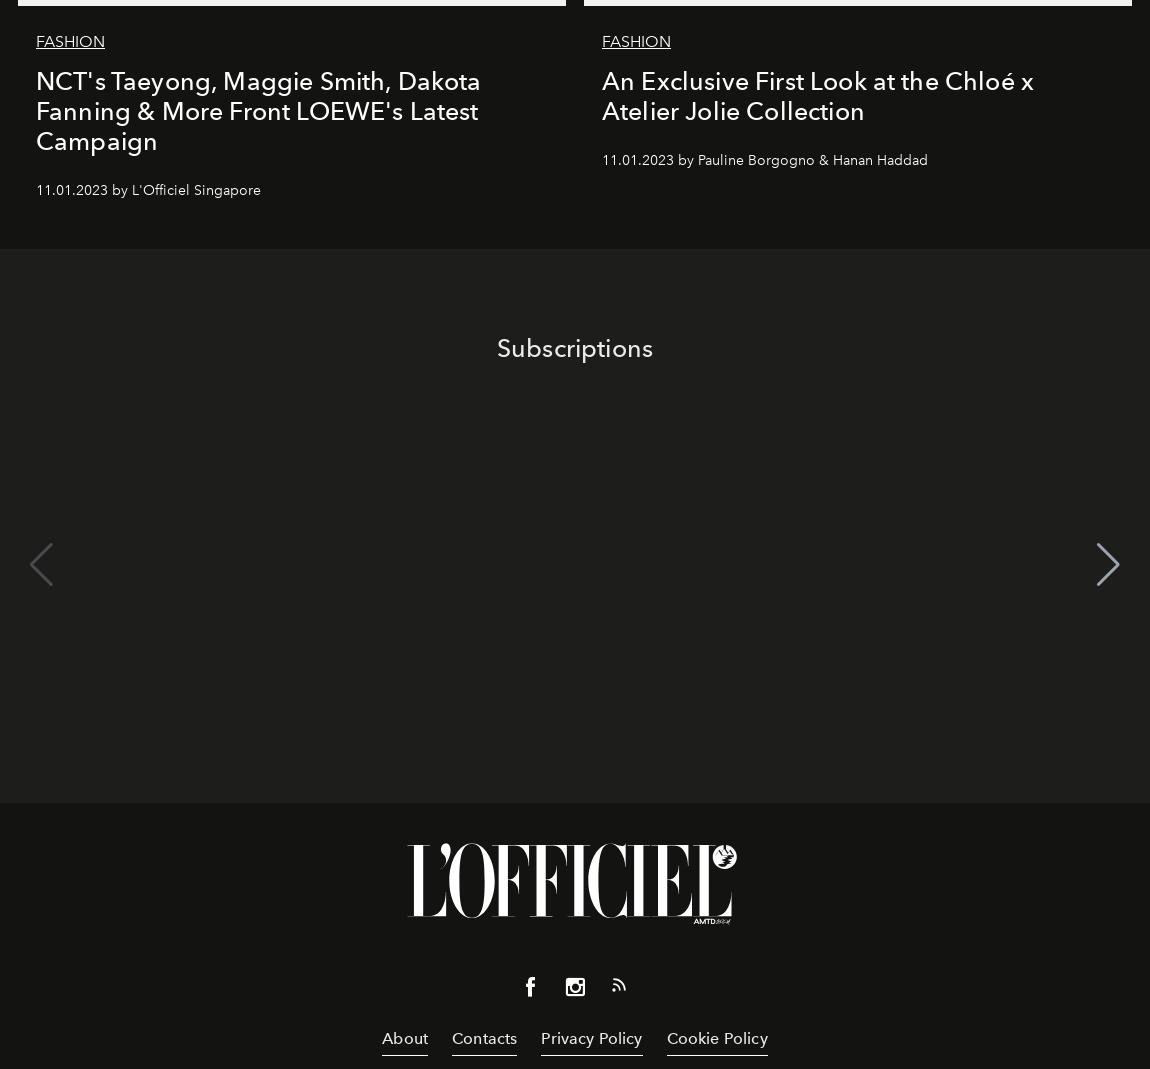 Image resolution: width=1150 pixels, height=1069 pixels. Describe the element at coordinates (816, 94) in the screenshot. I see `'An Exclusive First Look at the Chloé x Atelier Jolie Collection'` at that location.